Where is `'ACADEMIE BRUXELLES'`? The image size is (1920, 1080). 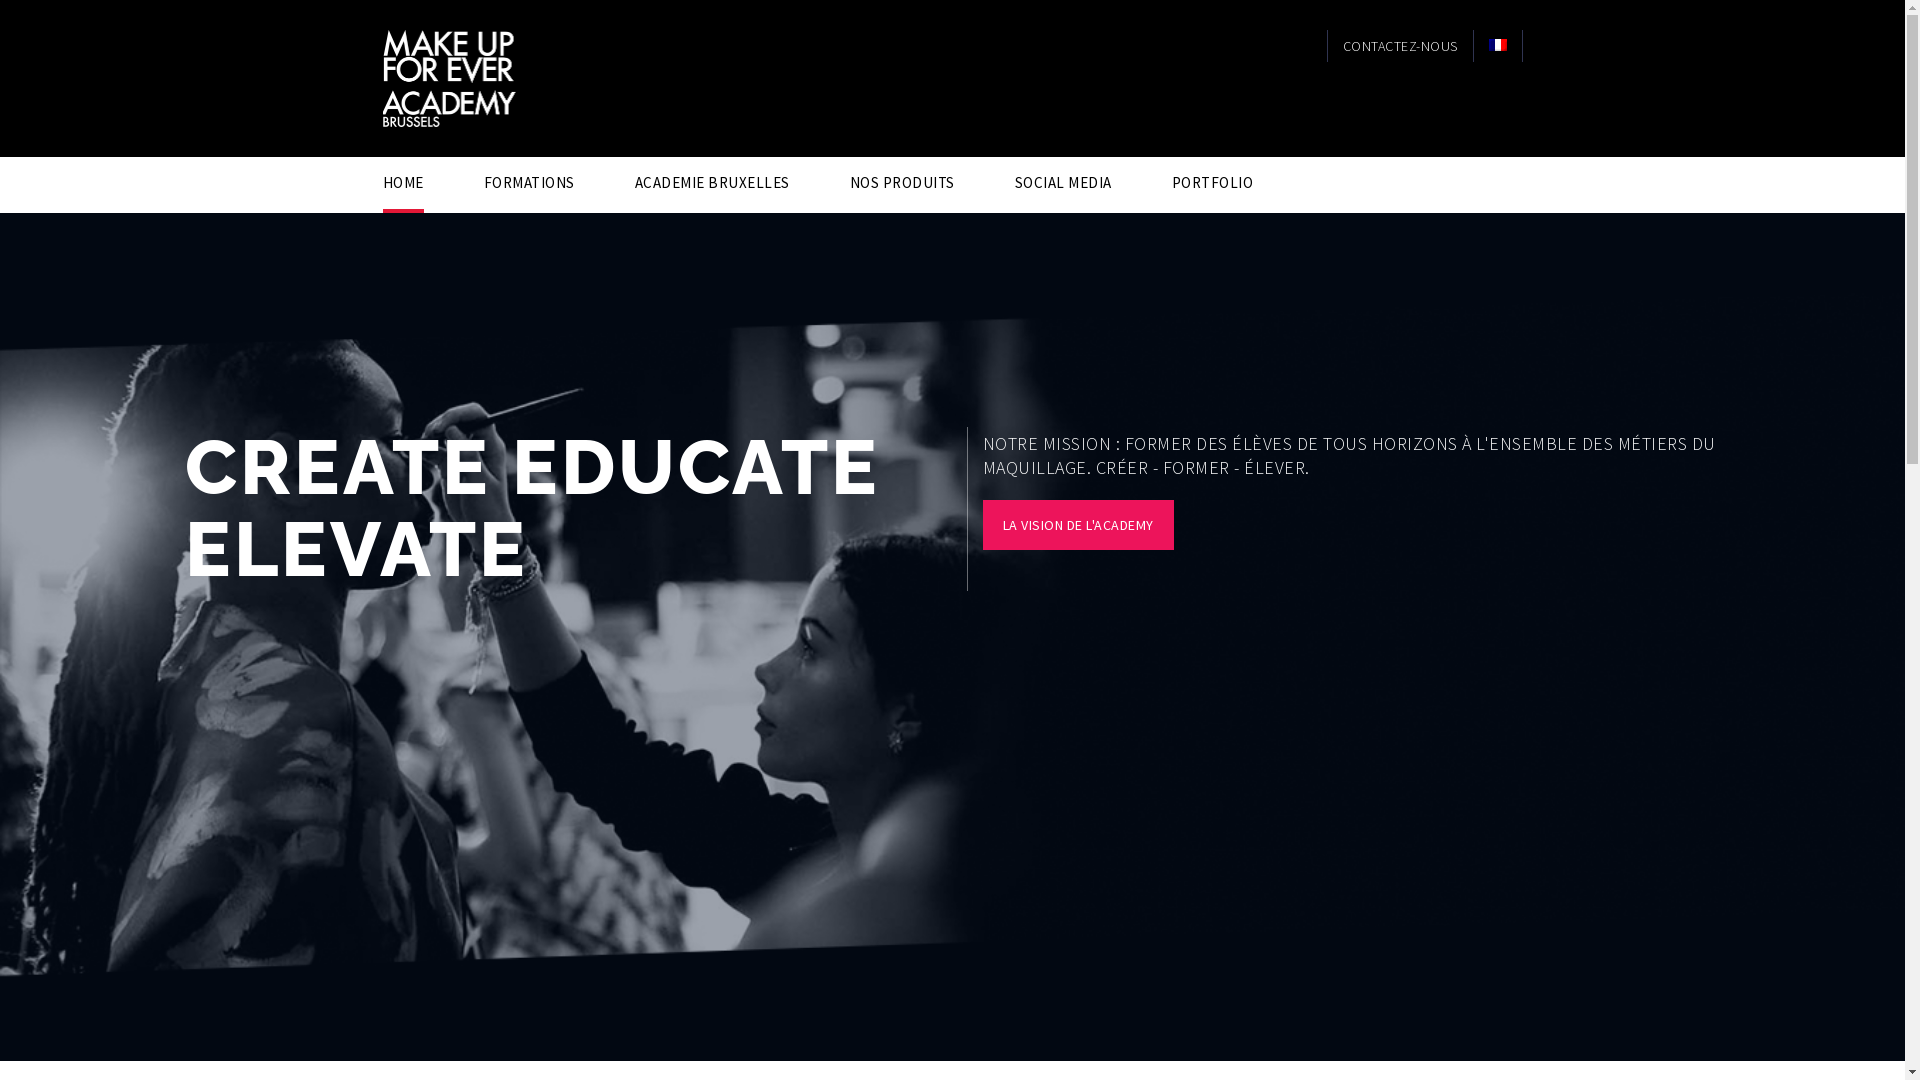
'ACADEMIE BRUXELLES' is located at coordinates (632, 181).